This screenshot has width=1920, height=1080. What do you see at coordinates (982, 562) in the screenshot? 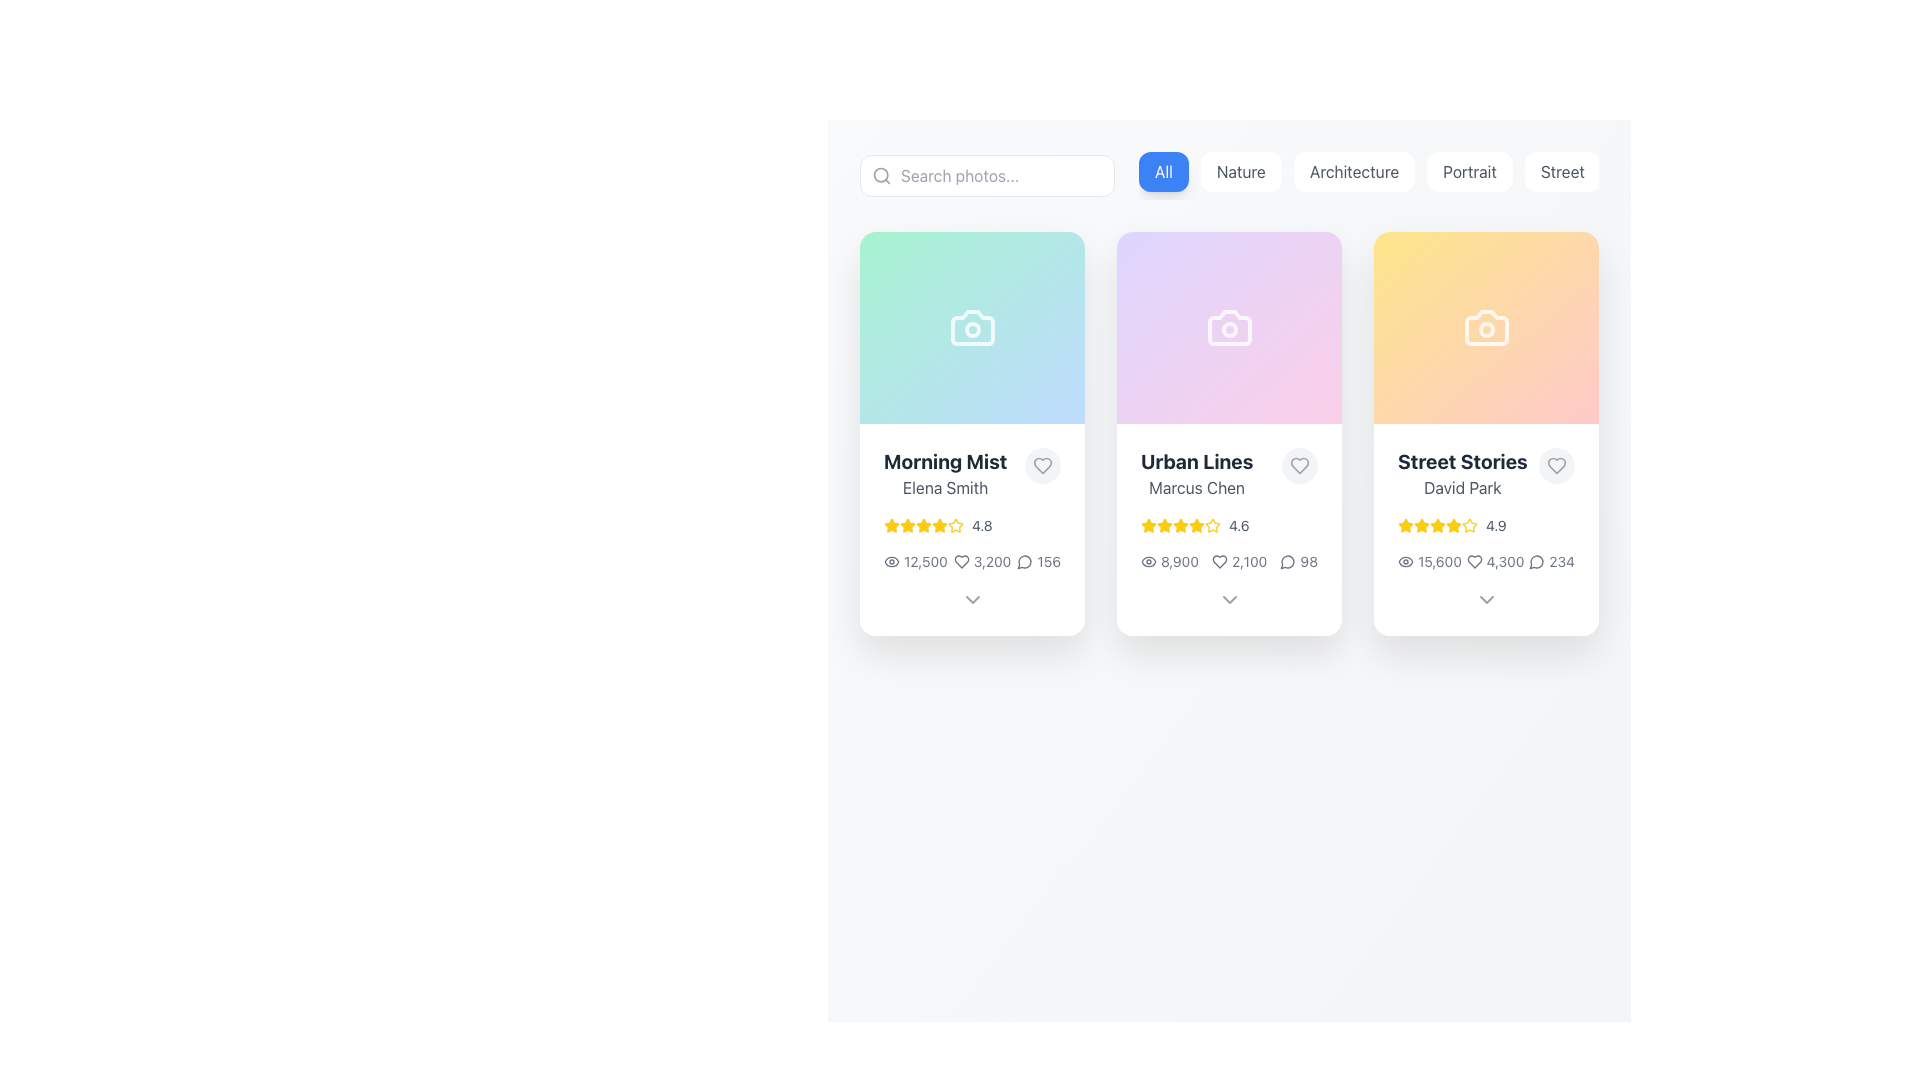
I see `the 'likes' or 'favorites' icon located within the 'Morning Mist' card, positioned between the view count '12,500' and the comment count '156'` at bounding box center [982, 562].